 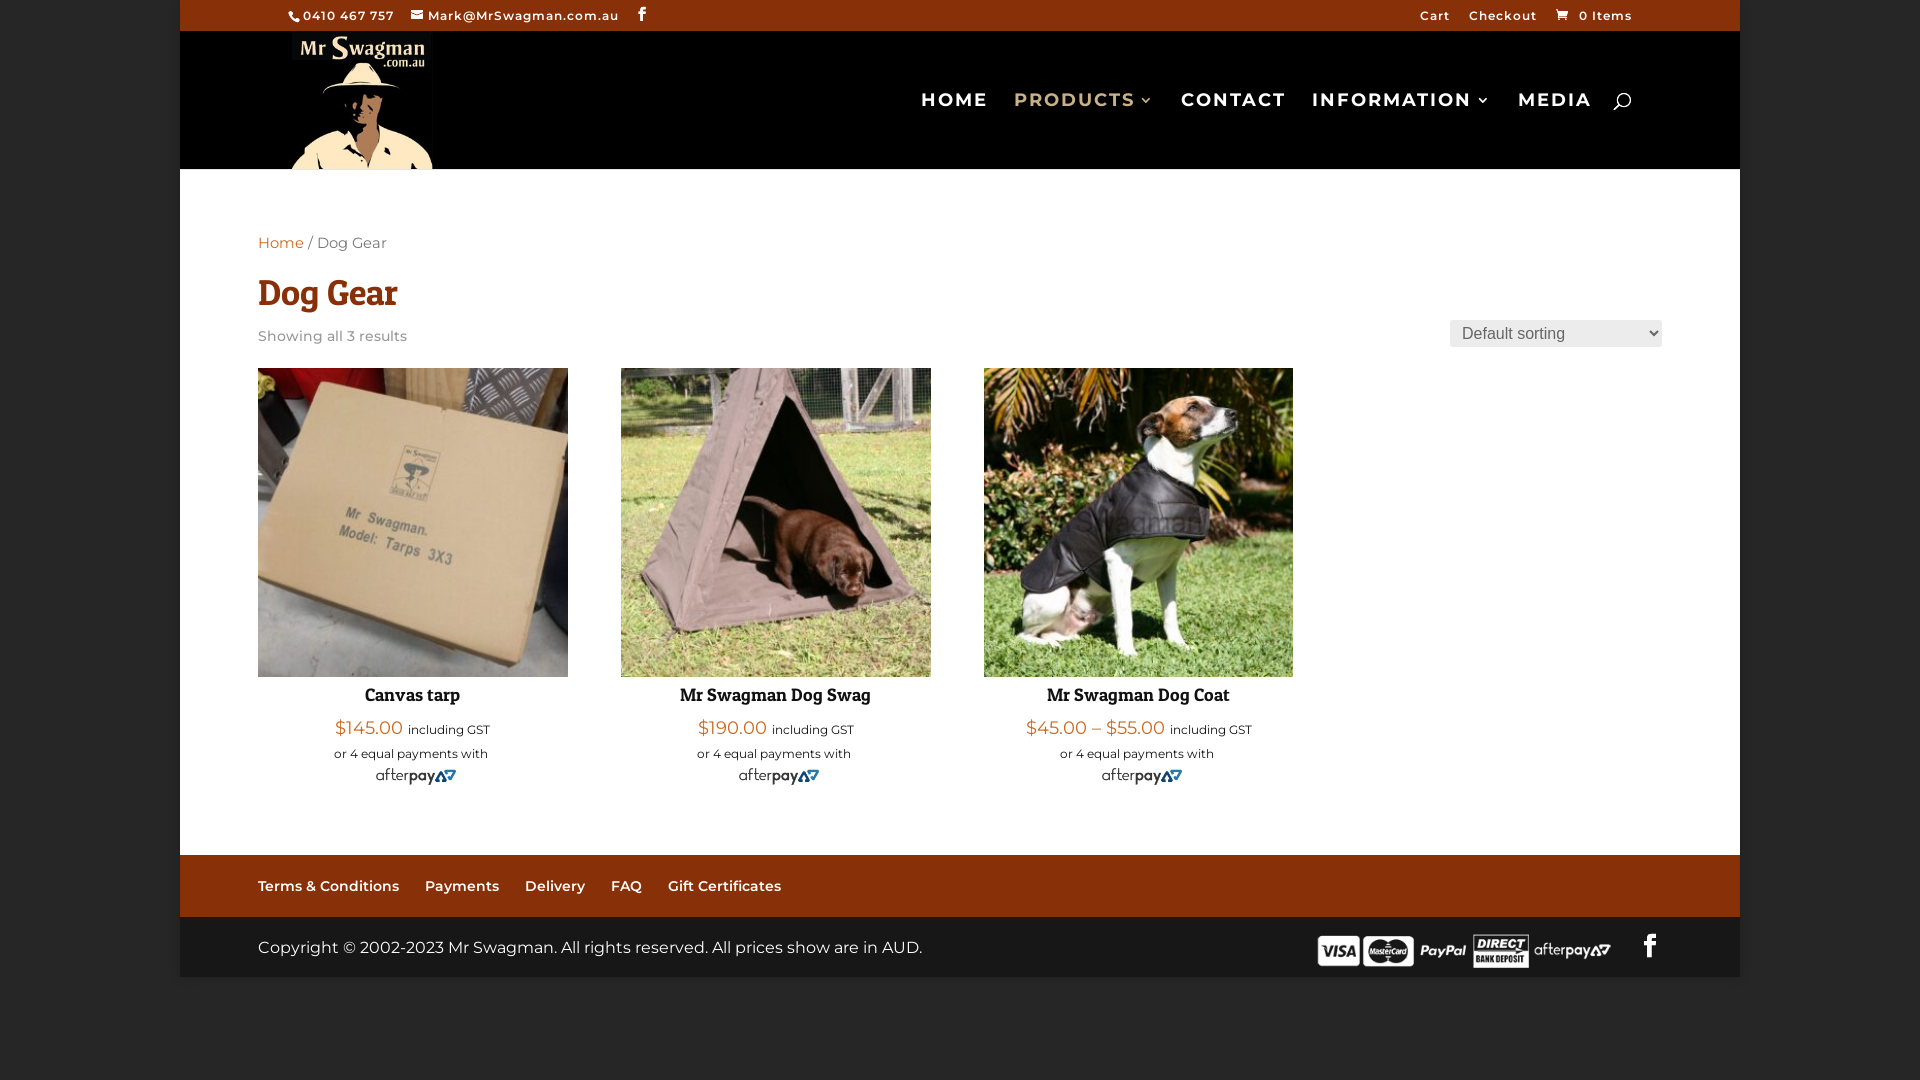 I want to click on 'PRODUCTS', so click(x=1013, y=131).